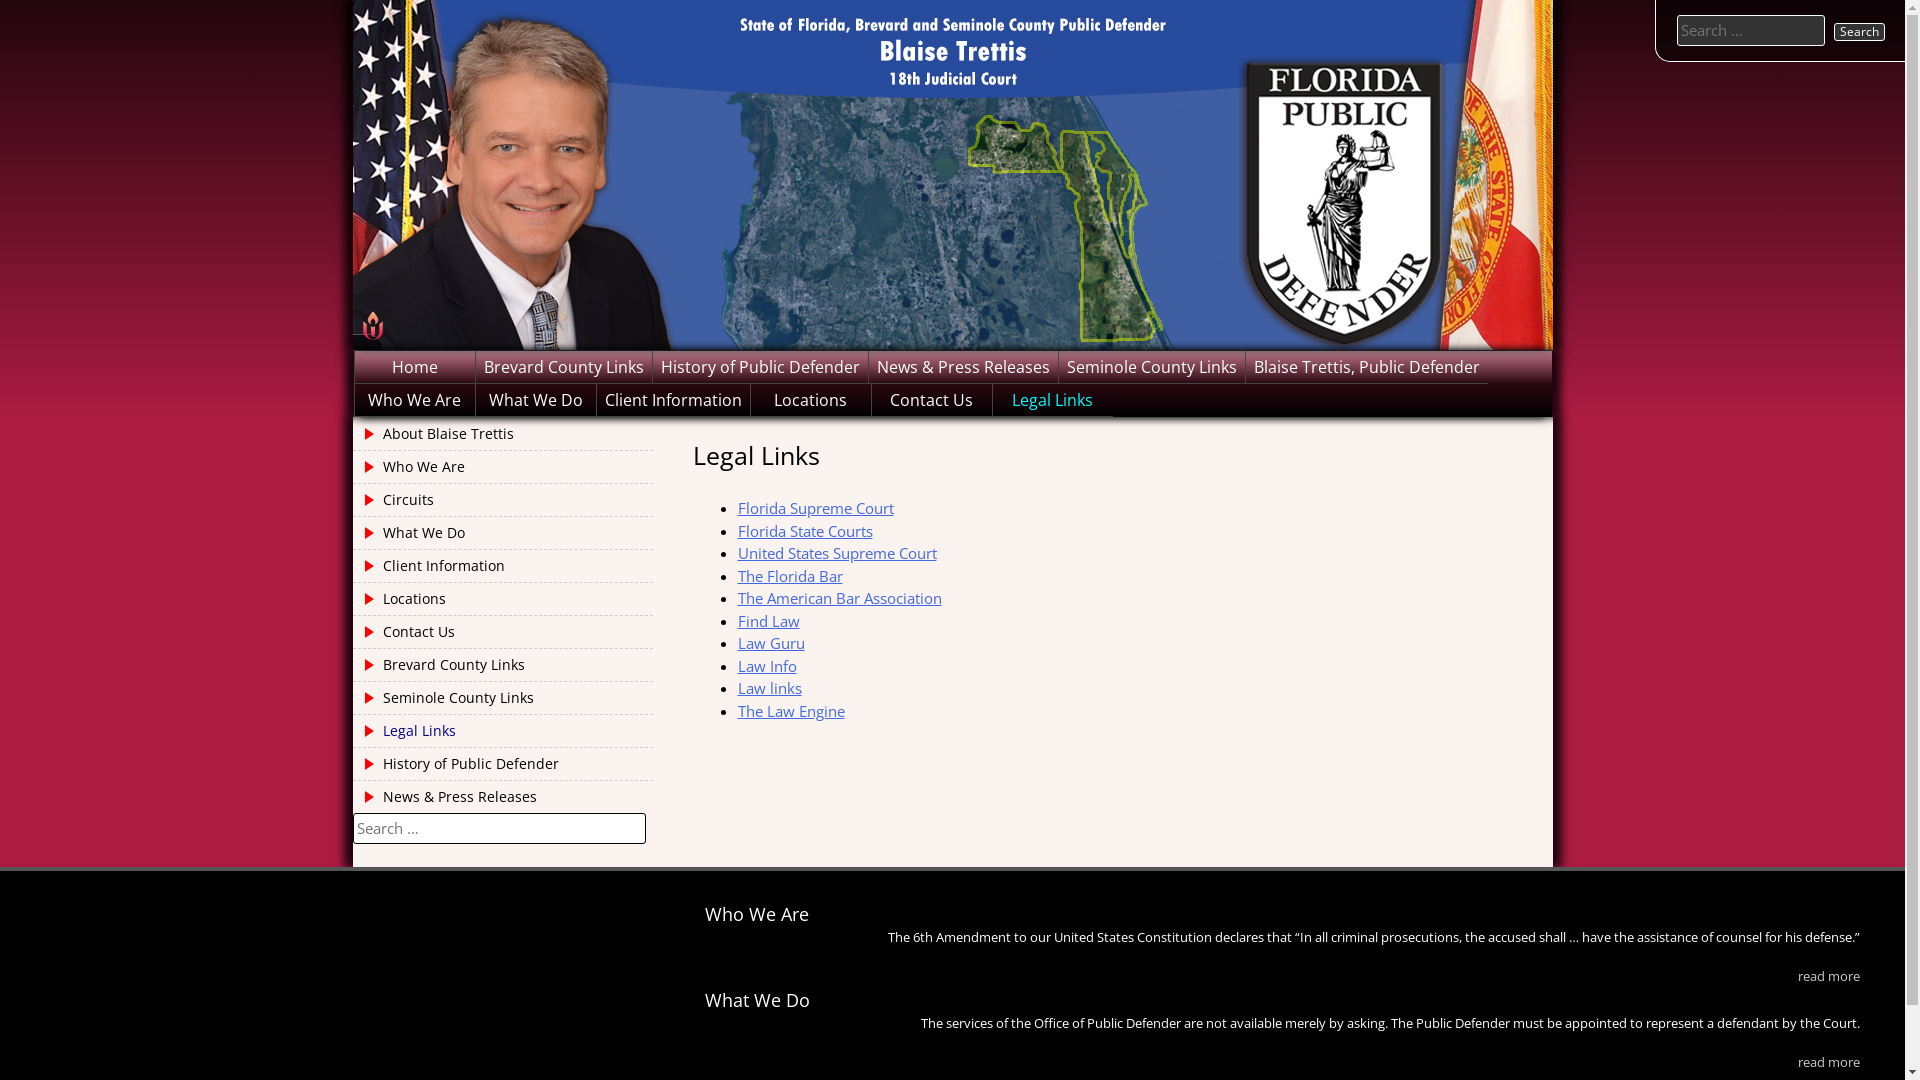 This screenshot has width=1920, height=1080. I want to click on 'Home', so click(412, 366).